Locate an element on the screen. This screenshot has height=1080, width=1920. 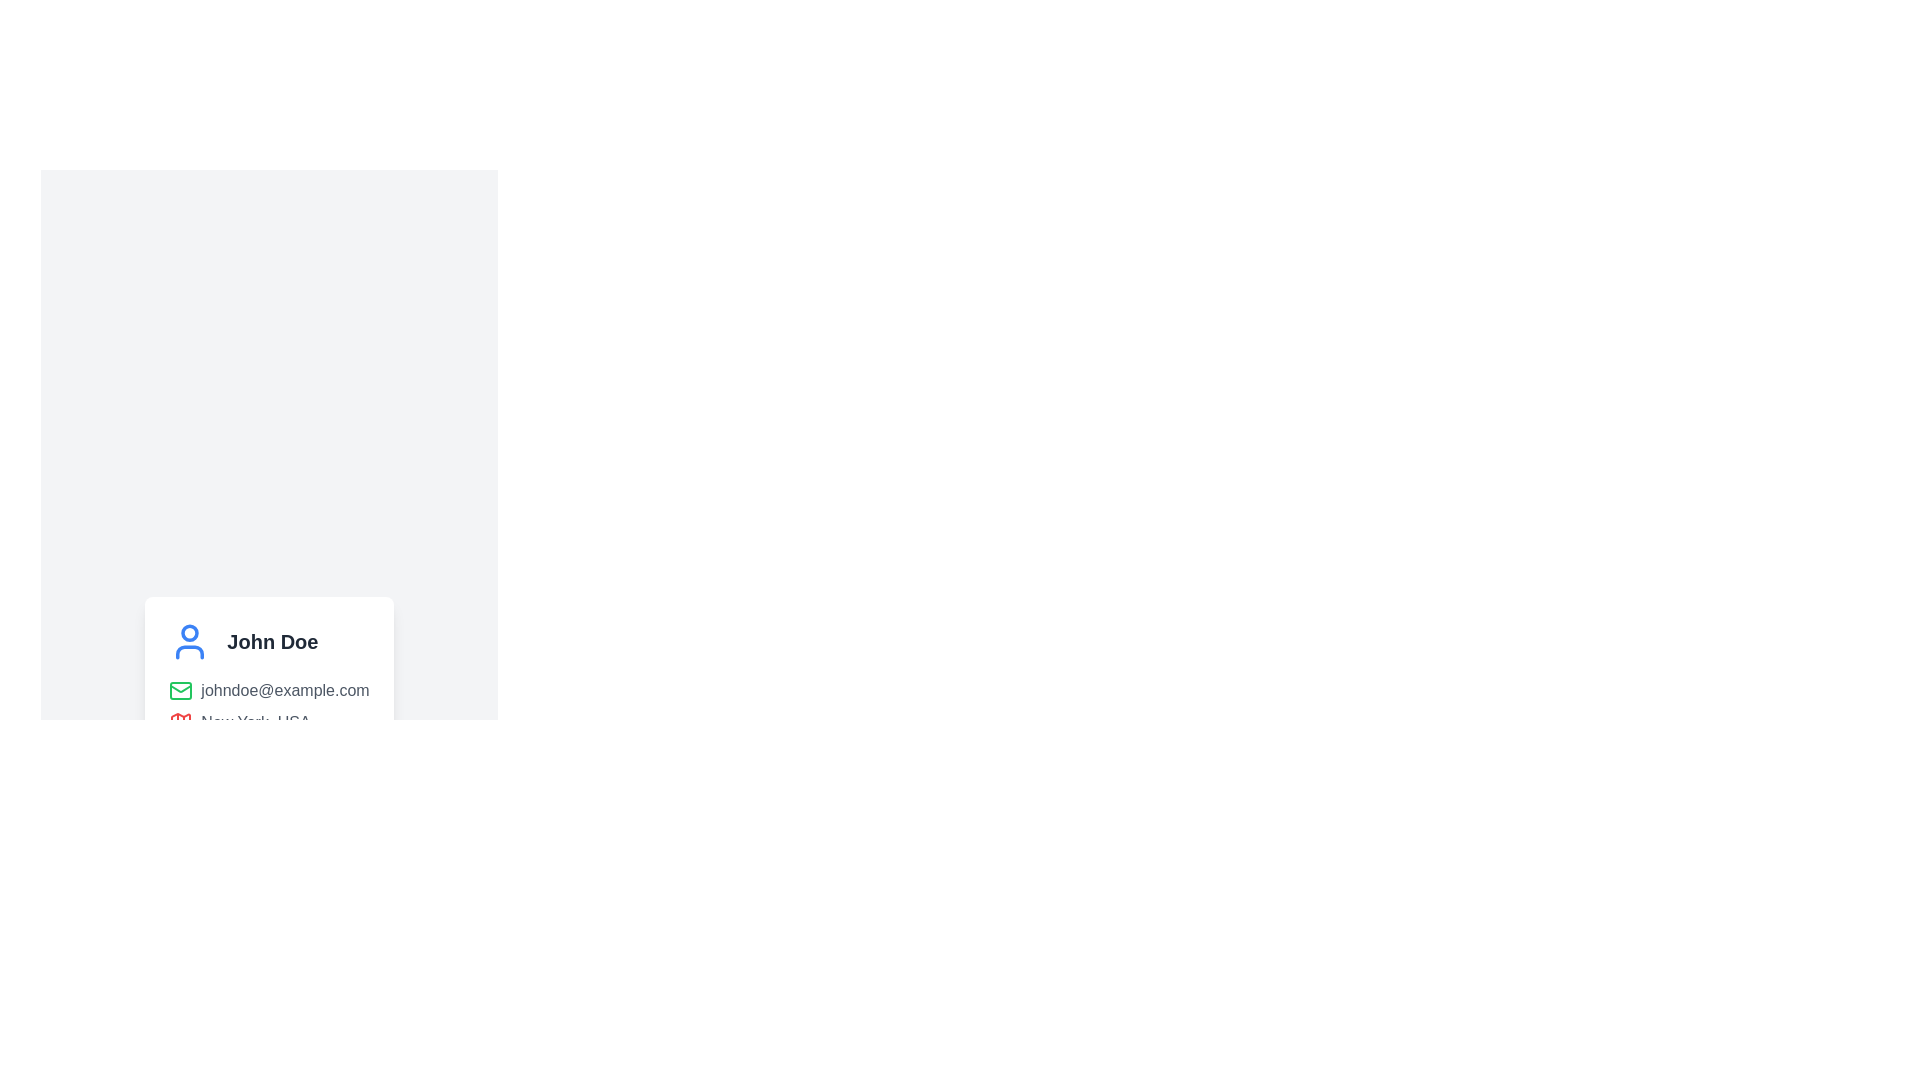
the text block displaying 'johndoe@example.com' and 'New York, USA' is located at coordinates (268, 705).